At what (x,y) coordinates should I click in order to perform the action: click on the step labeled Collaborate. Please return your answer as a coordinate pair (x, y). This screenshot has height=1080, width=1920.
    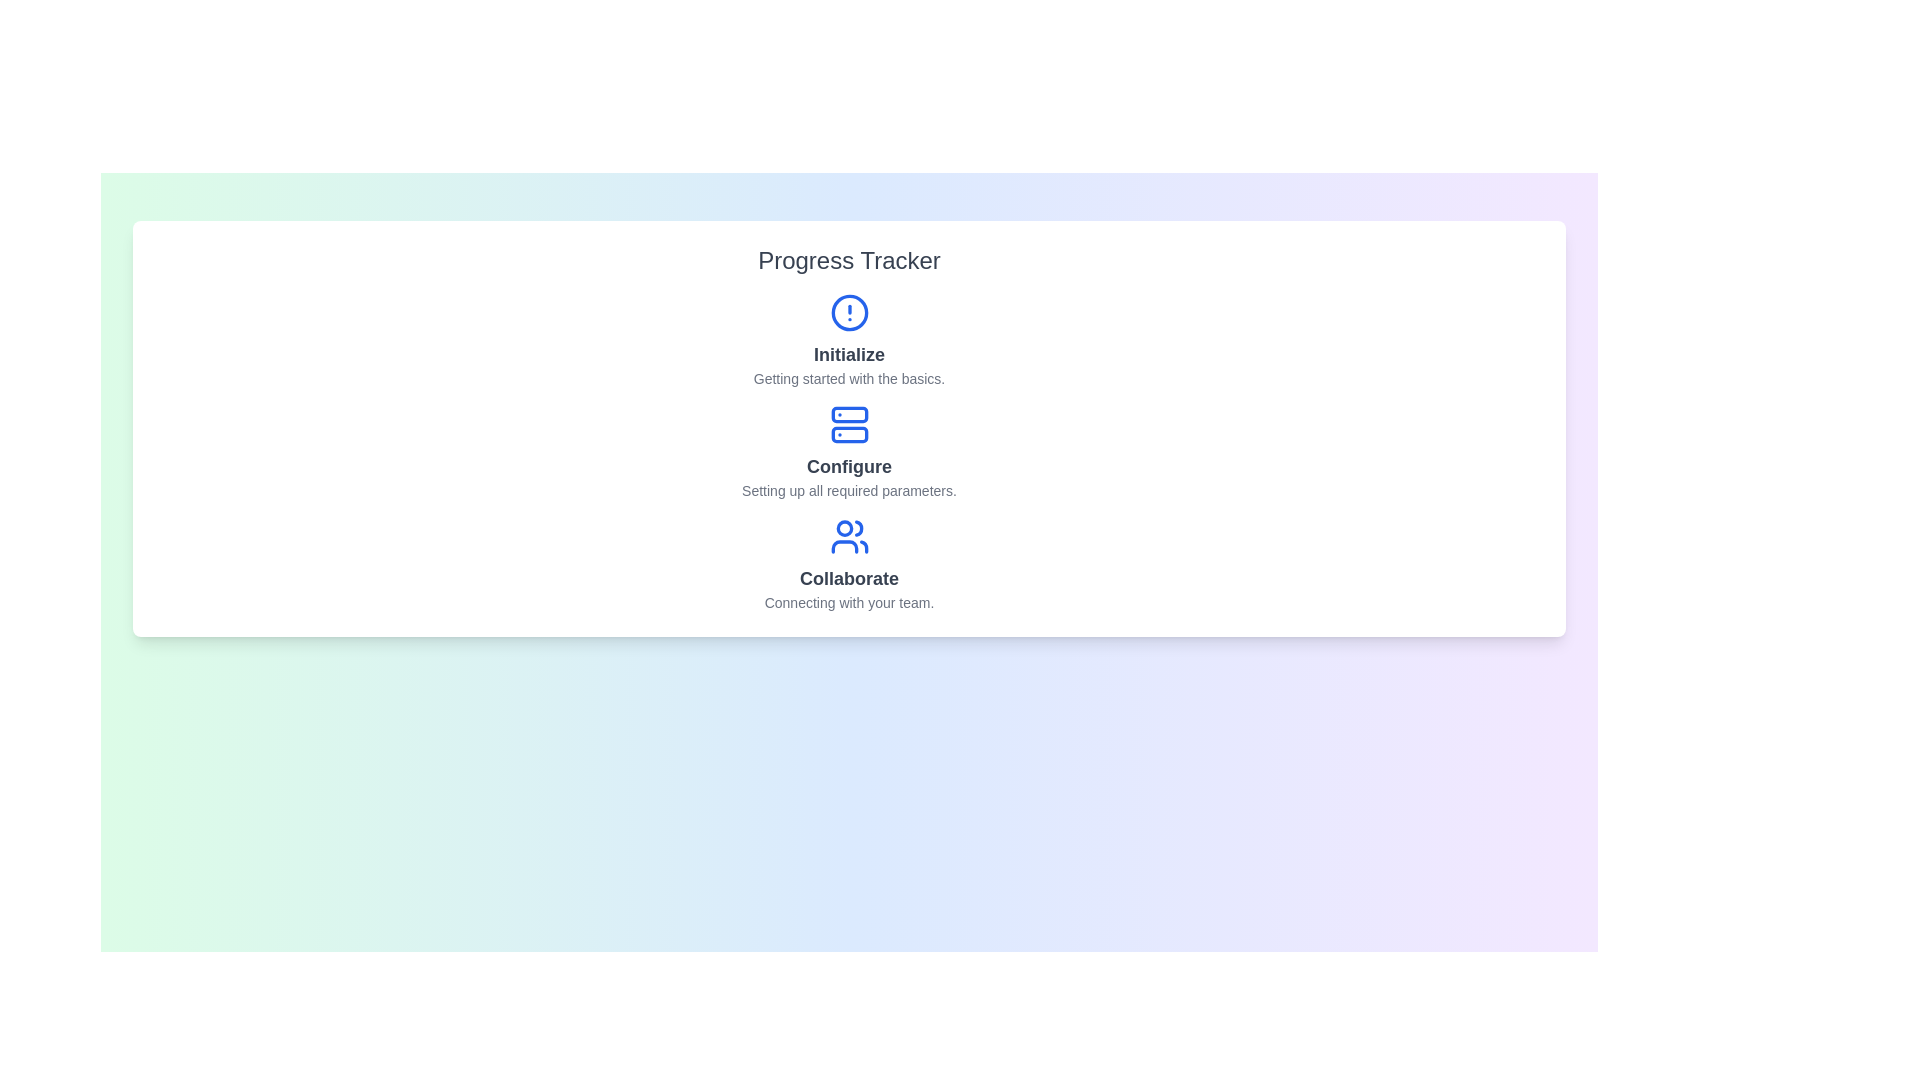
    Looking at the image, I should click on (849, 564).